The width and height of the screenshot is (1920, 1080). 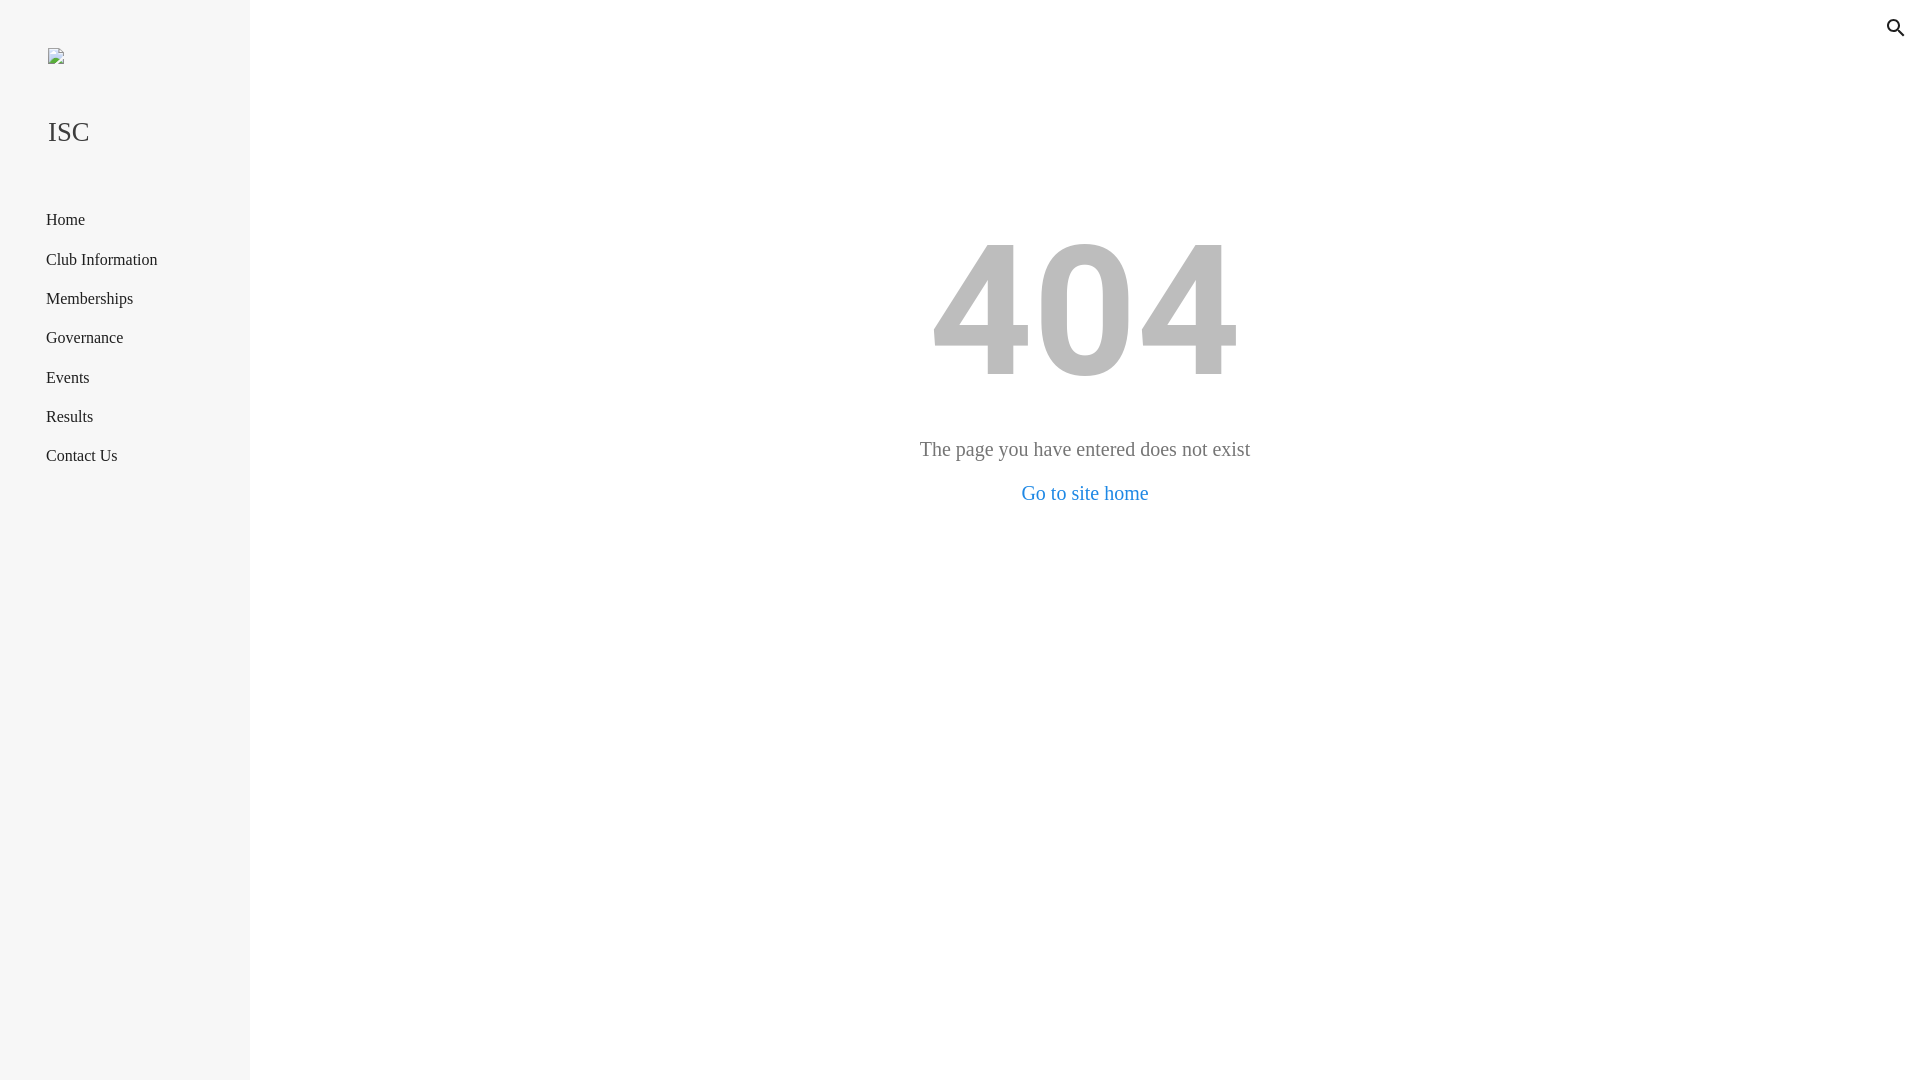 What do you see at coordinates (65, 219) in the screenshot?
I see `'Home'` at bounding box center [65, 219].